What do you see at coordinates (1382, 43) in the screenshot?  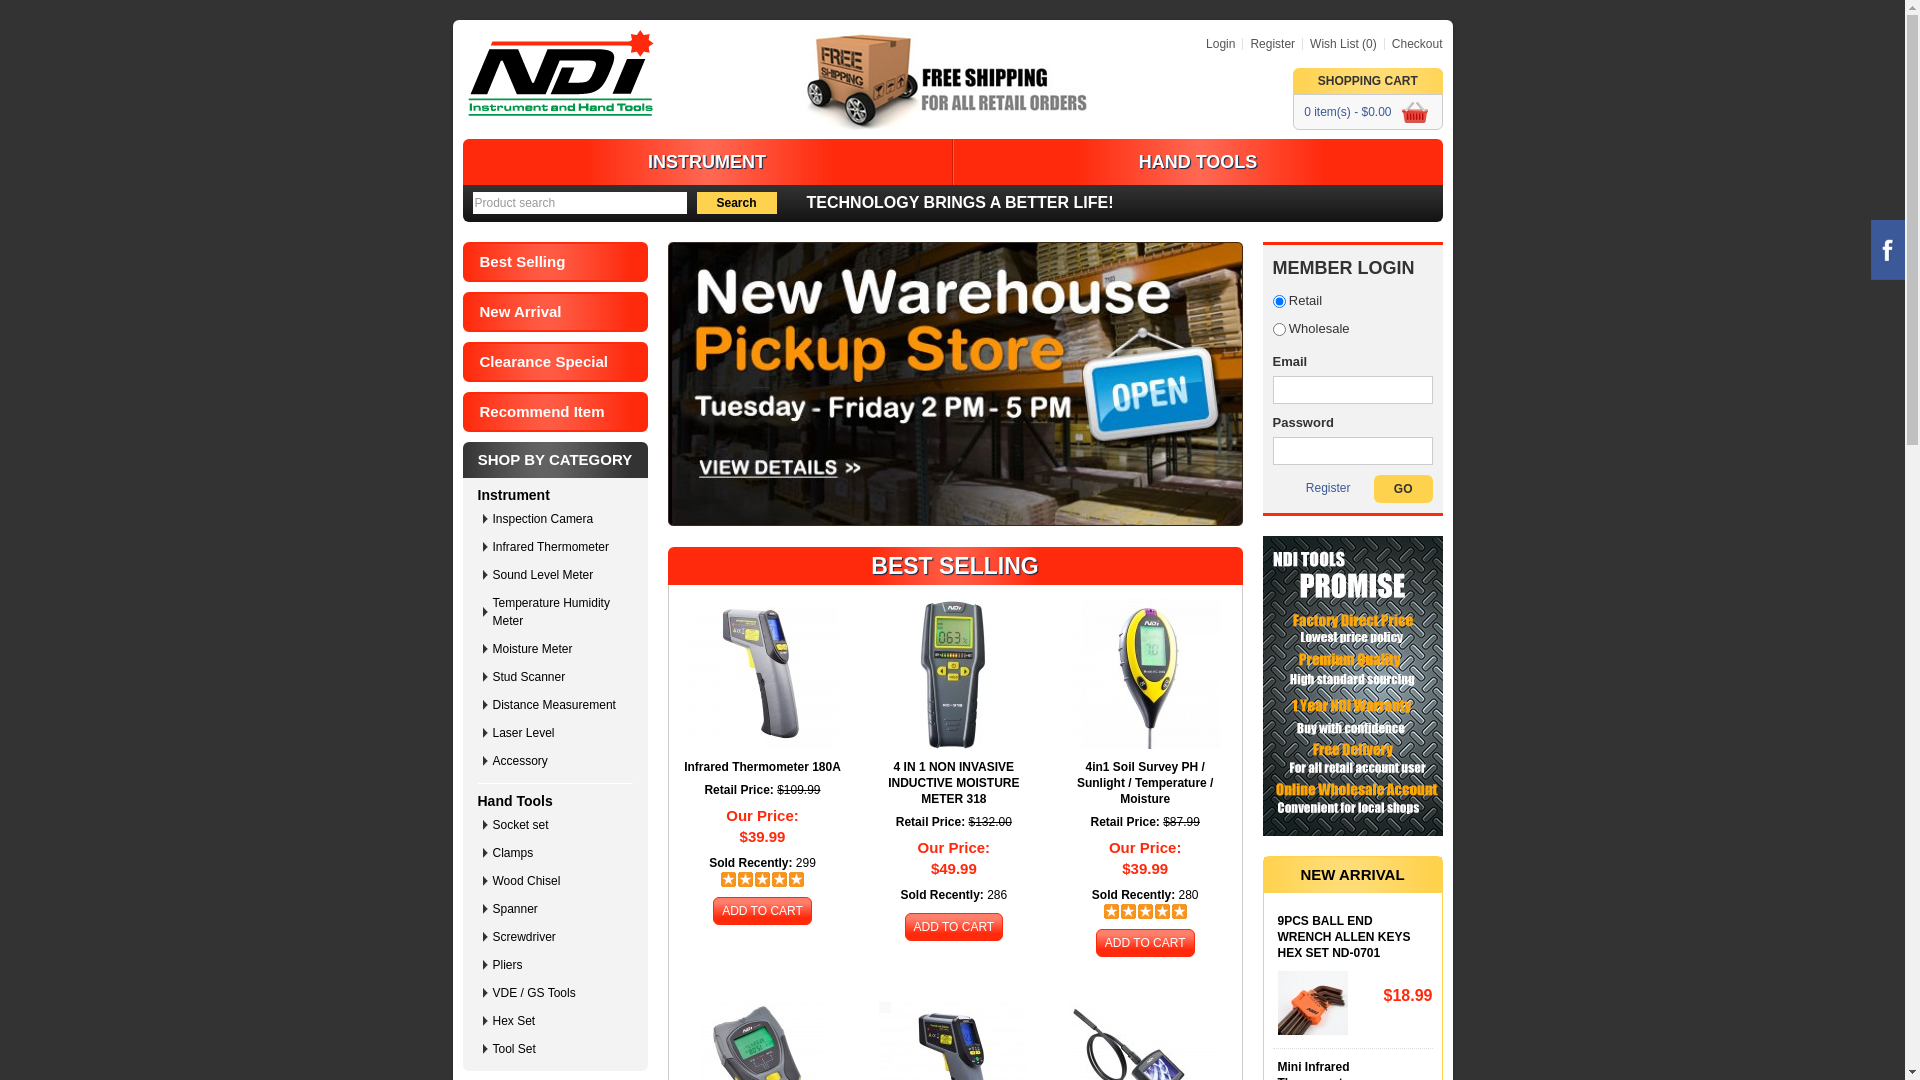 I see `'Checkout'` at bounding box center [1382, 43].